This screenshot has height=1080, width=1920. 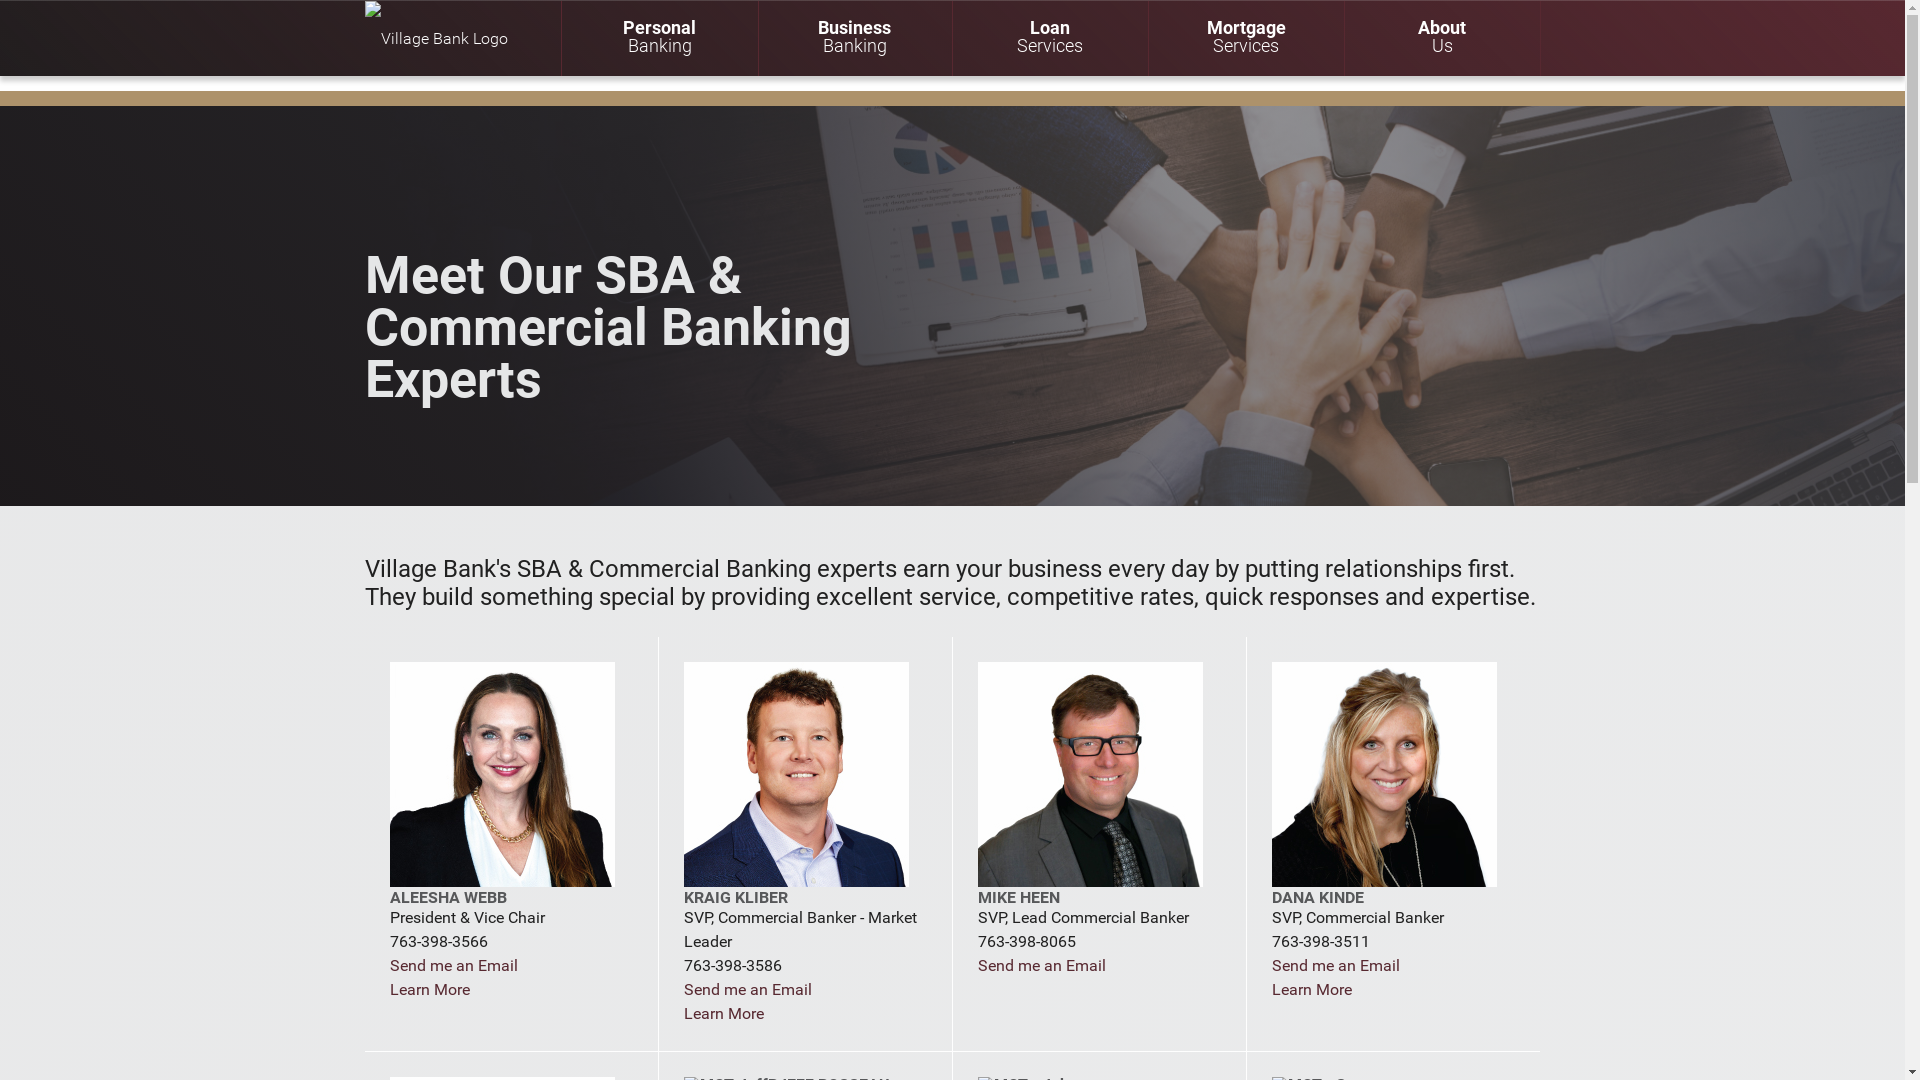 What do you see at coordinates (1335, 964) in the screenshot?
I see `'Send me an Email'` at bounding box center [1335, 964].